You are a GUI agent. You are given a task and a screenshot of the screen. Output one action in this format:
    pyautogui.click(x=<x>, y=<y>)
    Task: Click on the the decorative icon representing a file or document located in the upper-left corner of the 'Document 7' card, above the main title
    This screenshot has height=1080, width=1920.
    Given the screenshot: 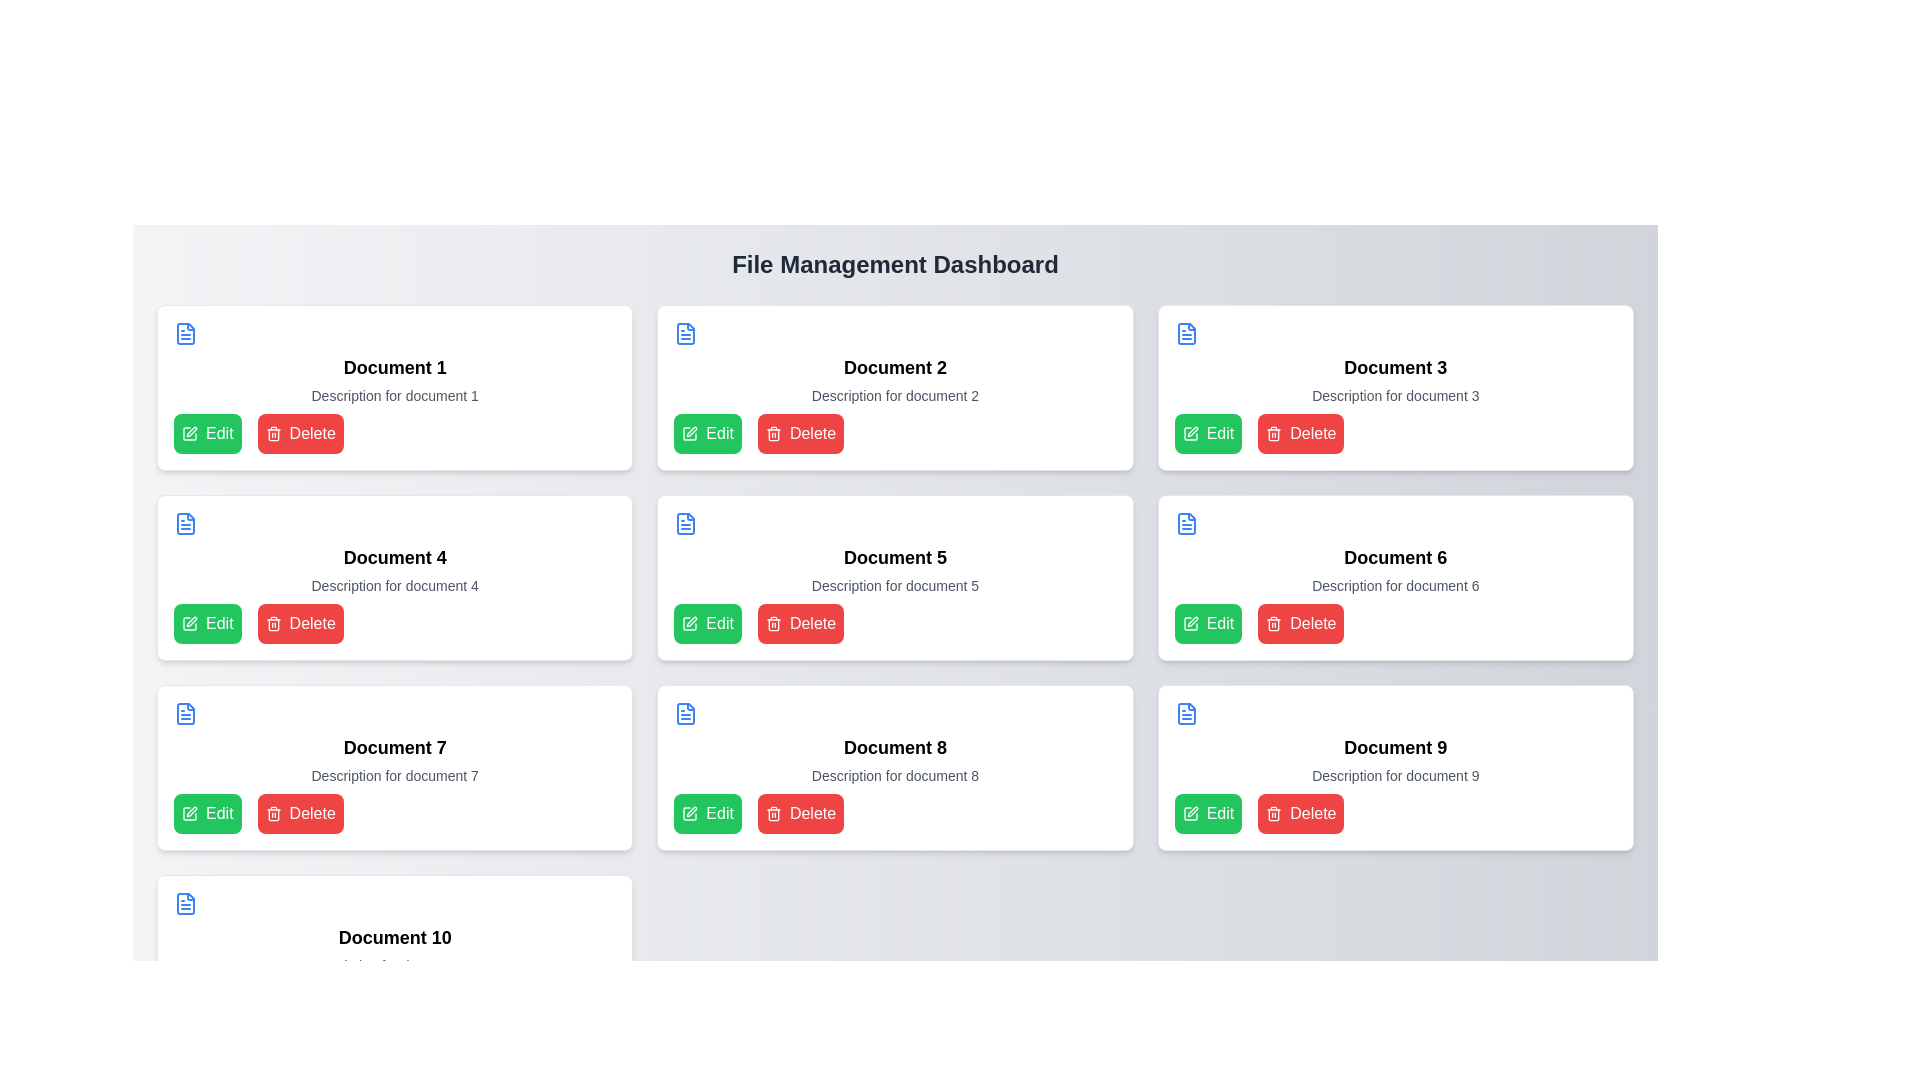 What is the action you would take?
    pyautogui.click(x=186, y=712)
    